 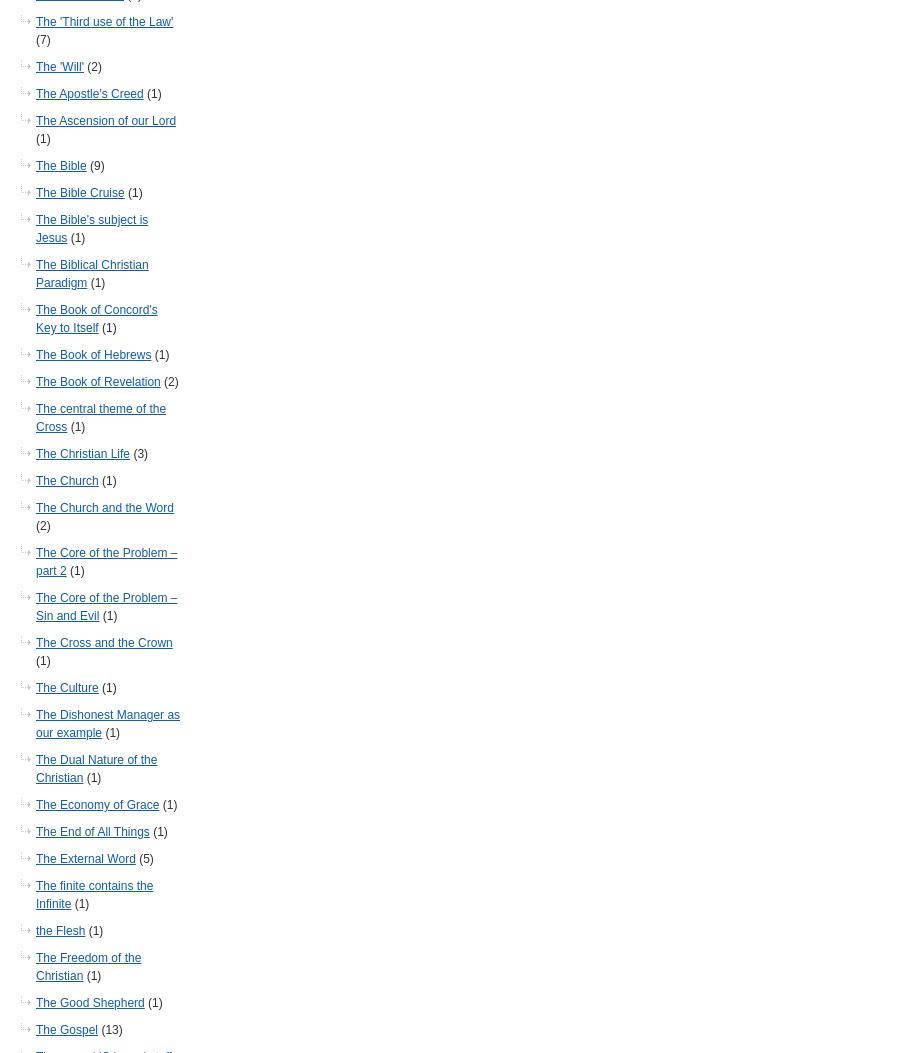 I want to click on 'the Flesh', so click(x=34, y=929).